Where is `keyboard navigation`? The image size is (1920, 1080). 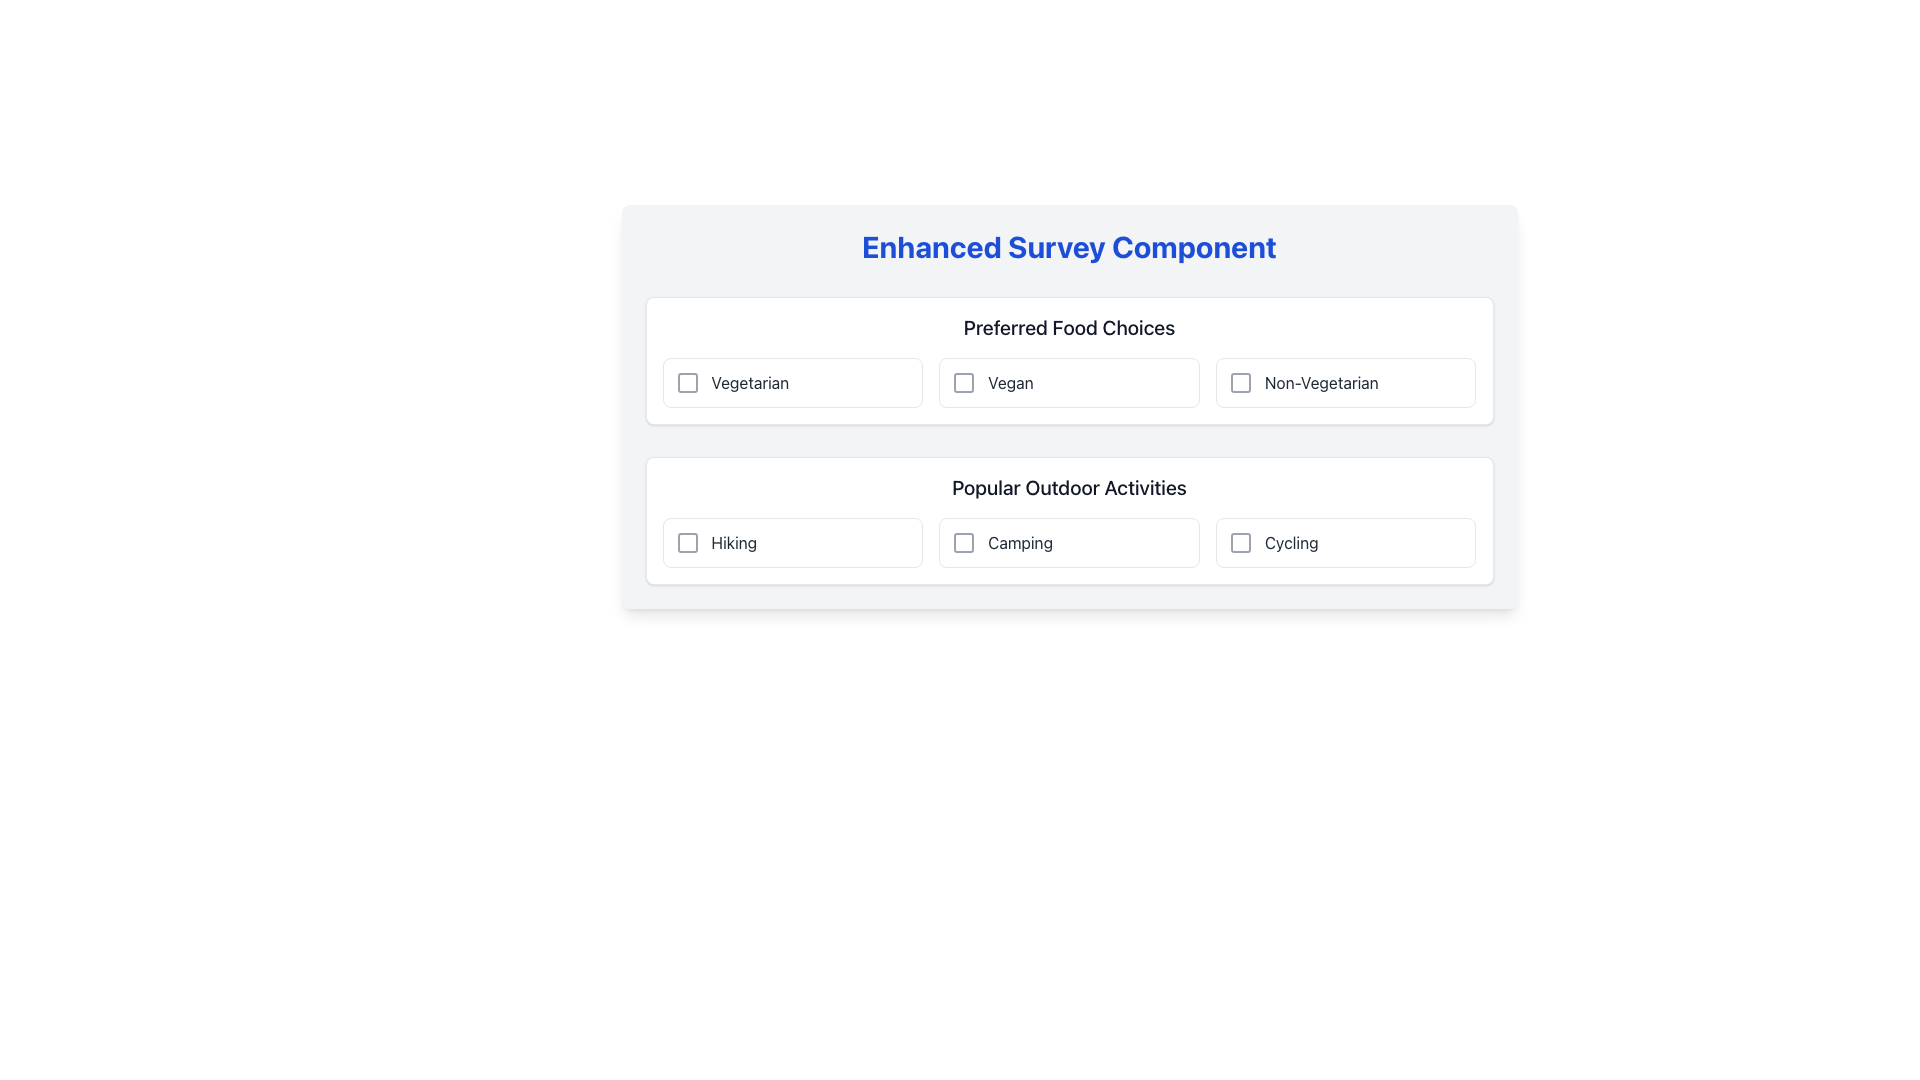
keyboard navigation is located at coordinates (791, 382).